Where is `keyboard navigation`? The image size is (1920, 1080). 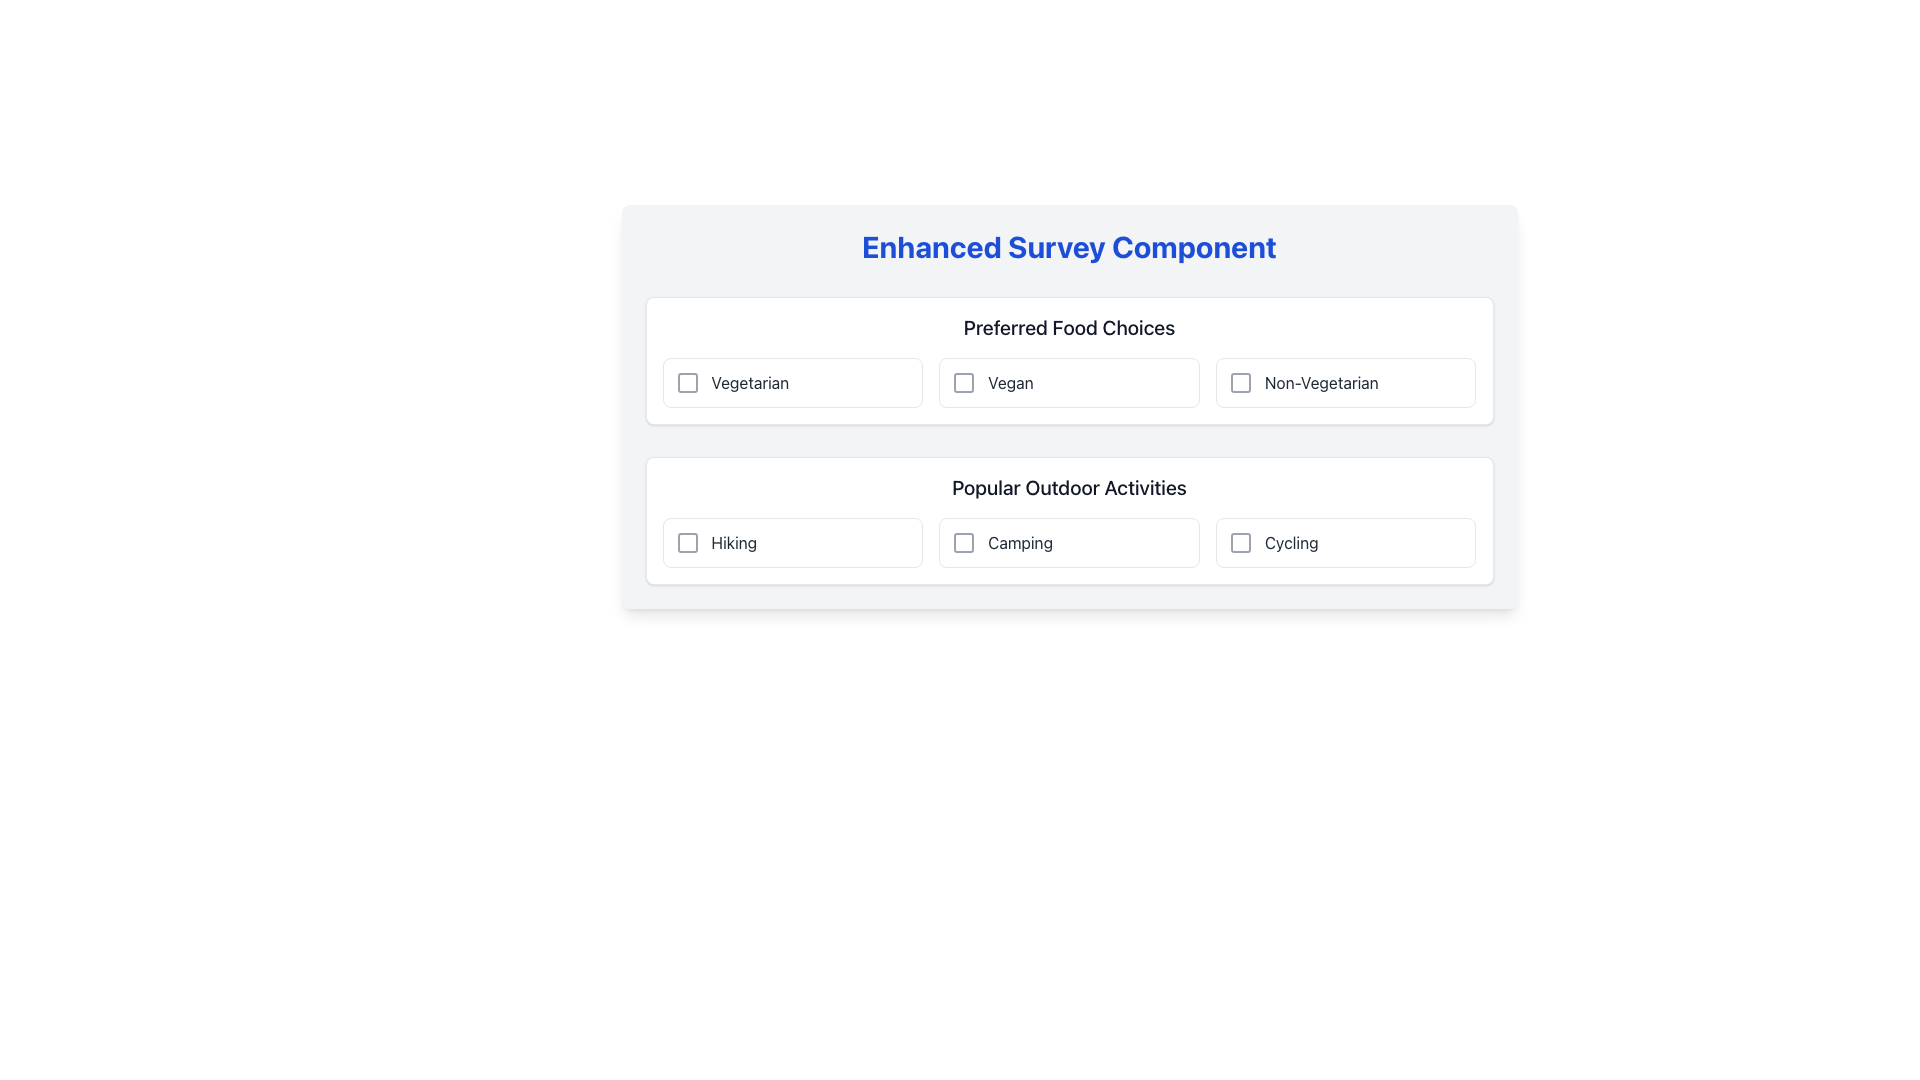
keyboard navigation is located at coordinates (791, 382).